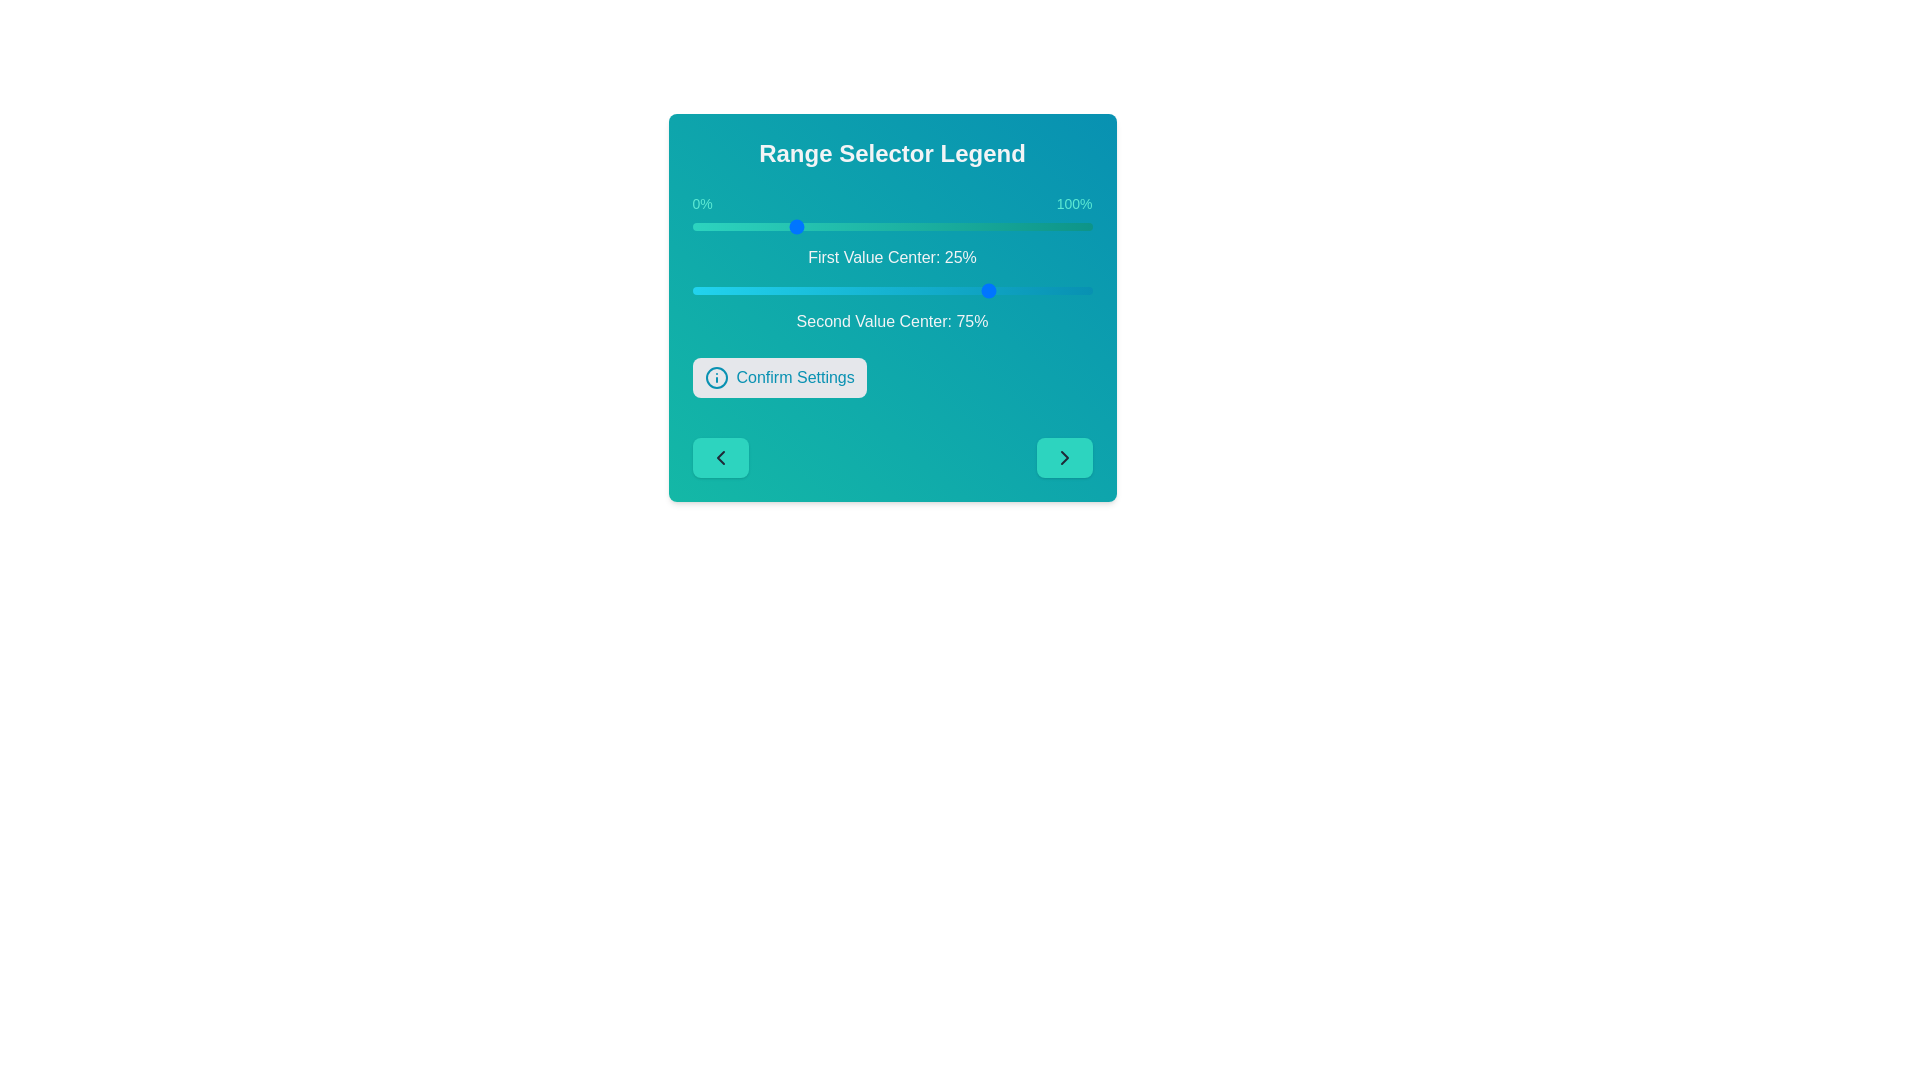 The width and height of the screenshot is (1920, 1080). What do you see at coordinates (891, 320) in the screenshot?
I see `the text label displaying 'Second Value Center: 75%' which is styled with centered text alignment and positioned in a teal-colored context, located beneath the second range slider` at bounding box center [891, 320].